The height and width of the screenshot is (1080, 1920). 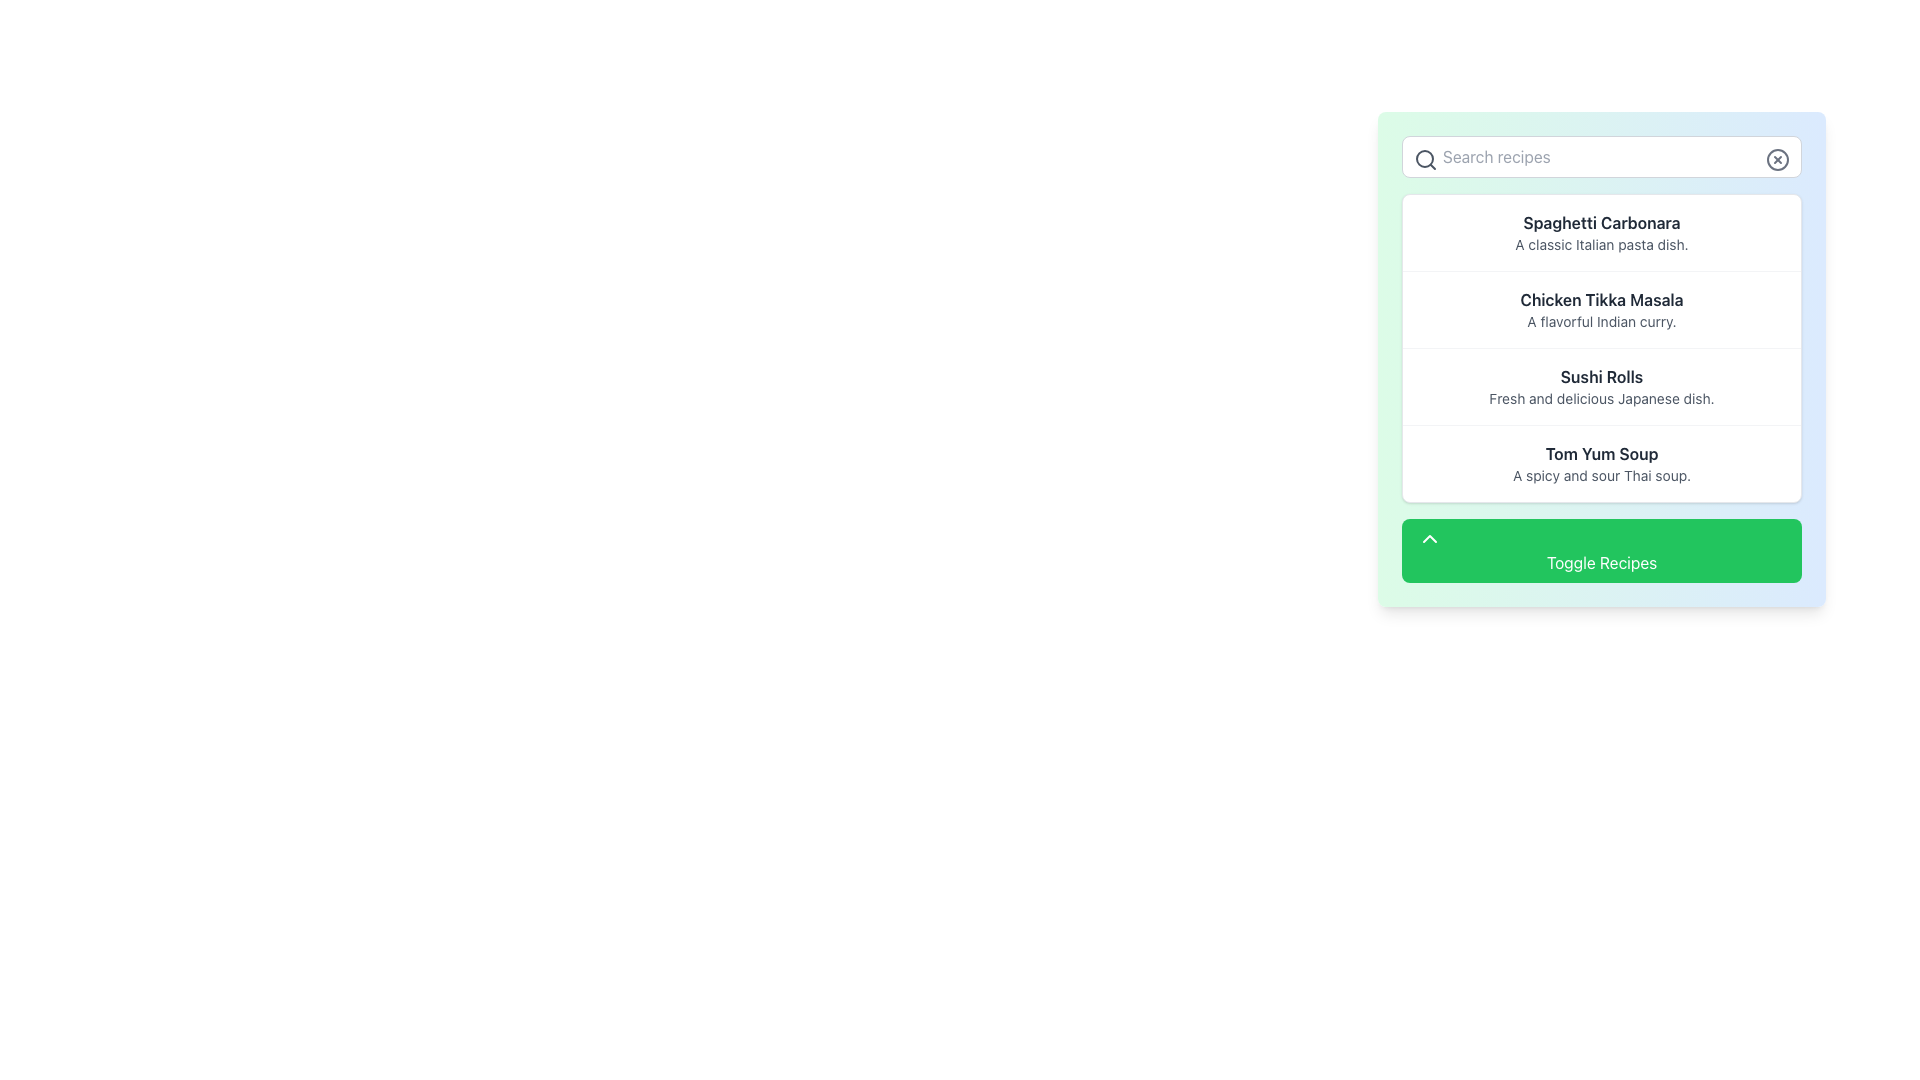 What do you see at coordinates (1602, 357) in the screenshot?
I see `the third list item displaying a food dish in the recipe list to focus on it` at bounding box center [1602, 357].